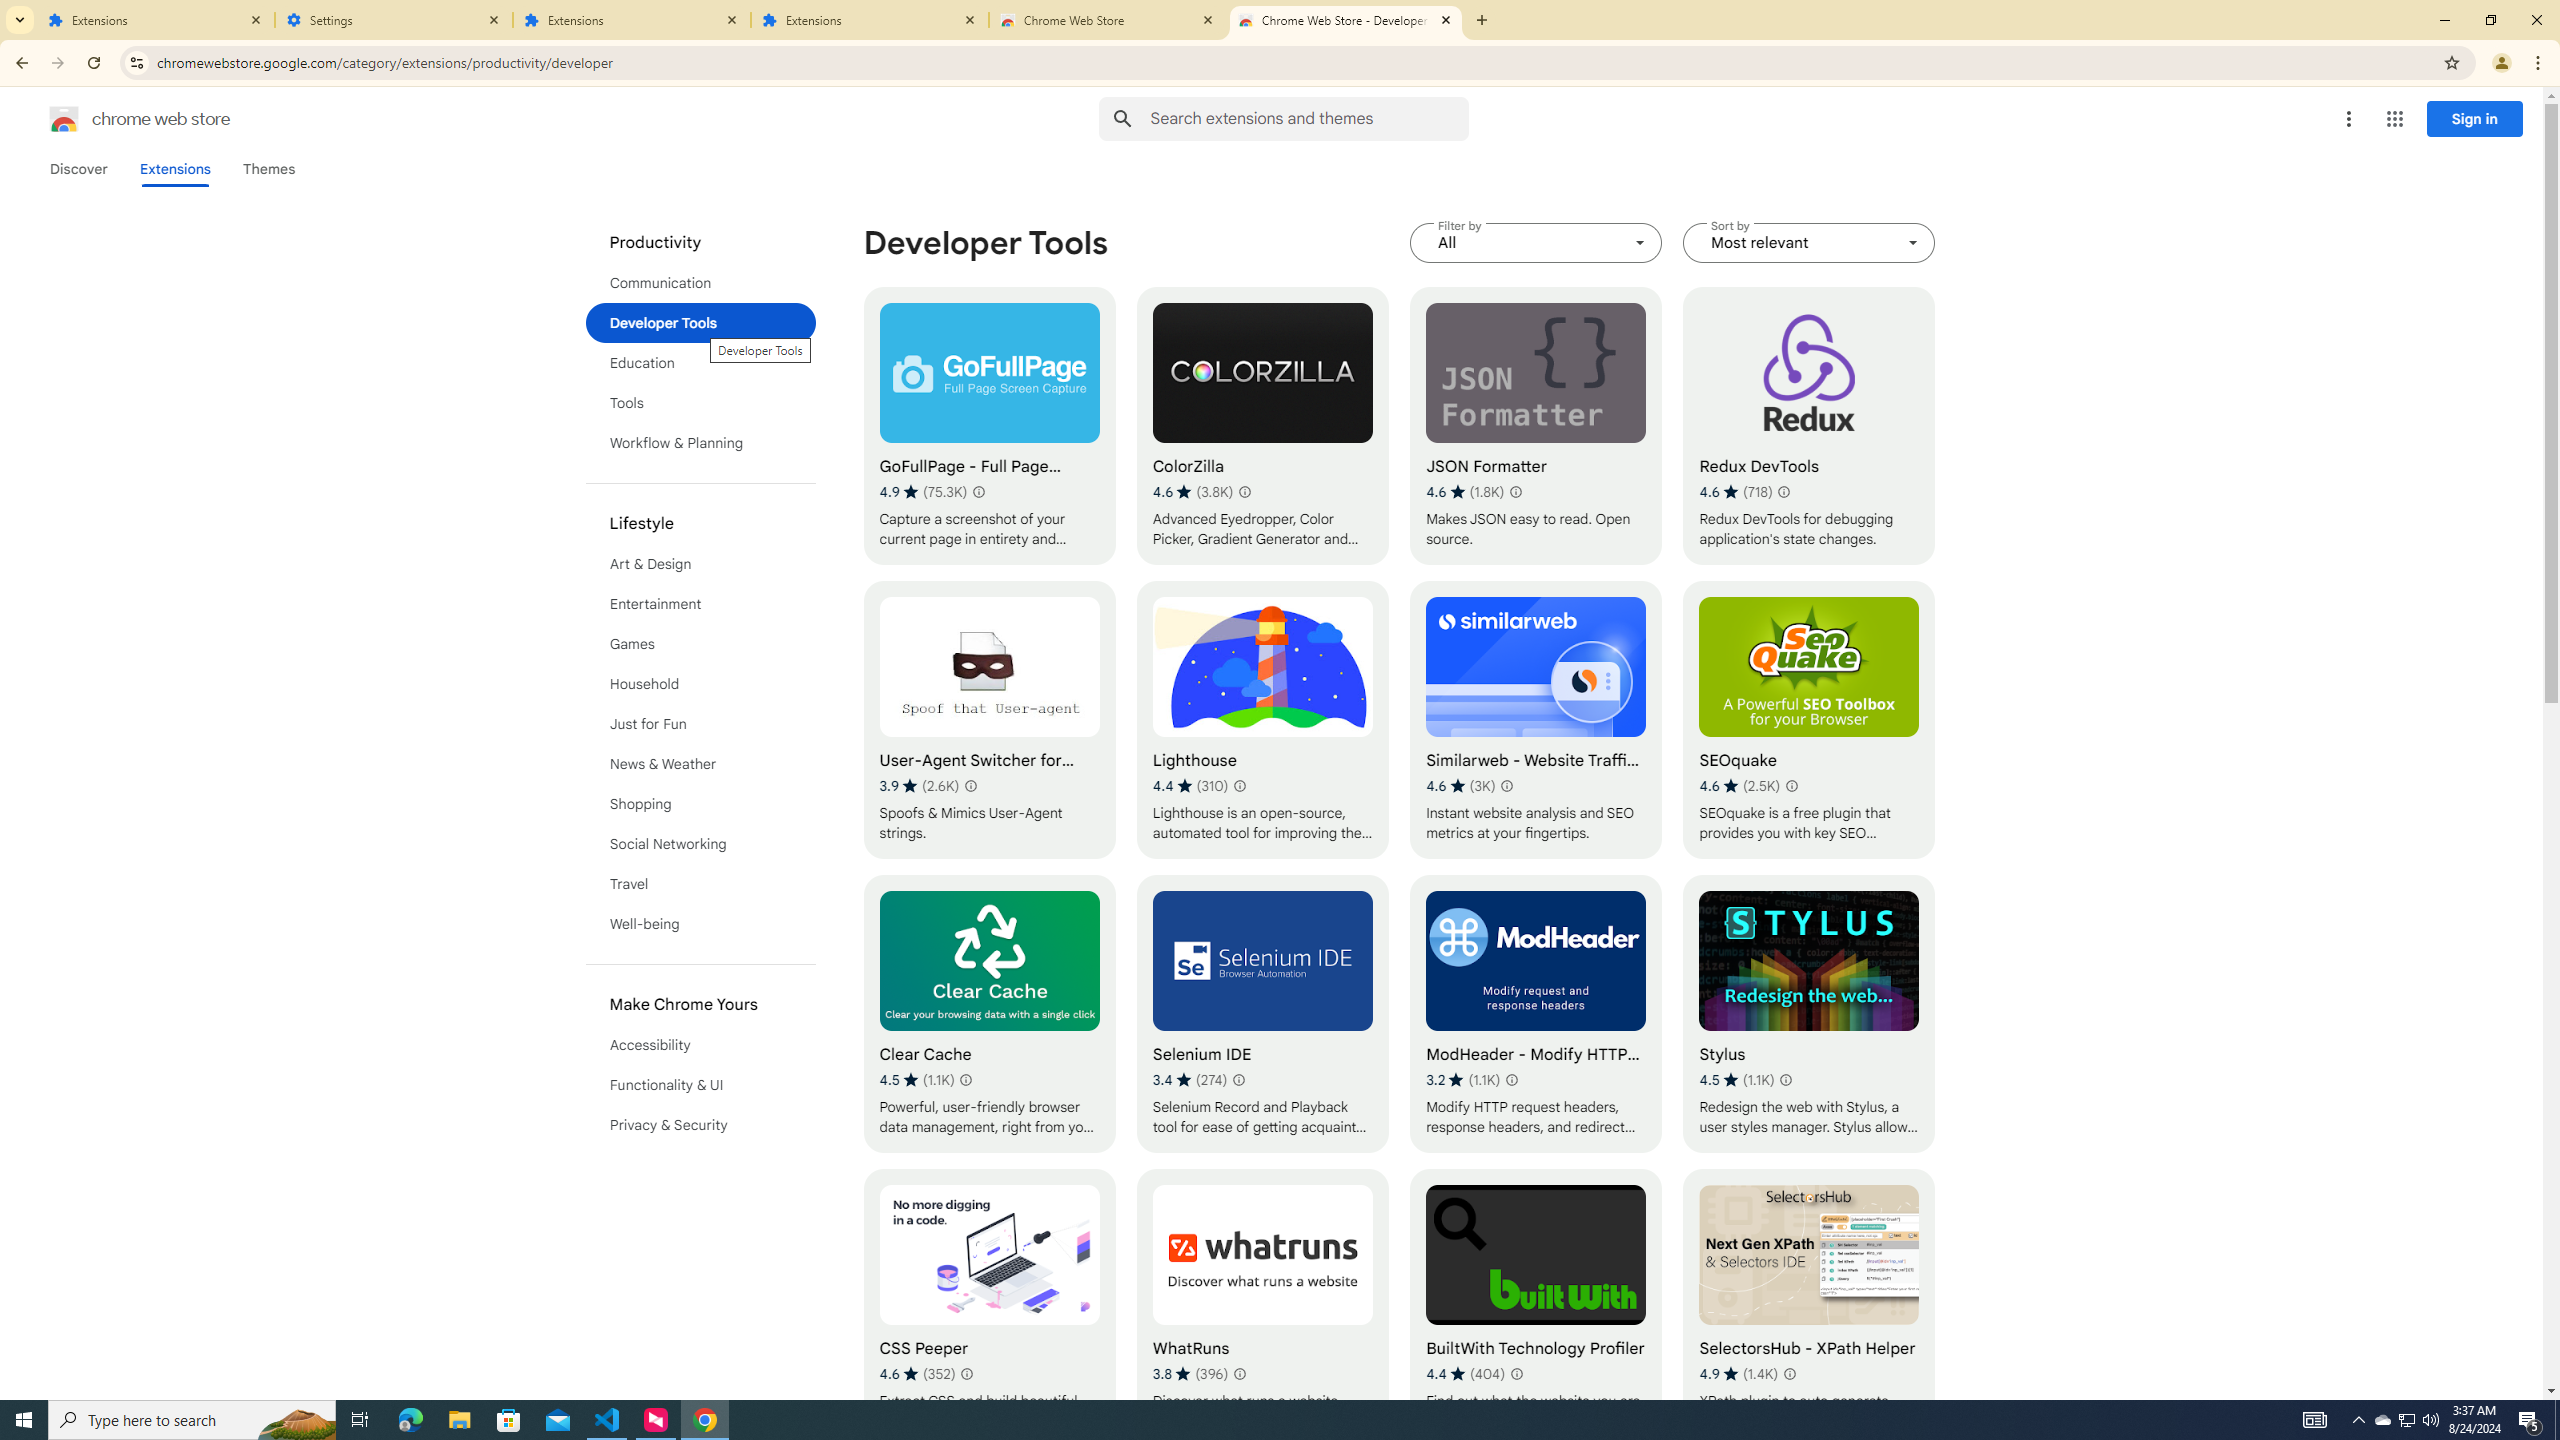  Describe the element at coordinates (1740, 785) in the screenshot. I see `'Average rating 4.6 out of 5 stars. 2.5K ratings.'` at that location.